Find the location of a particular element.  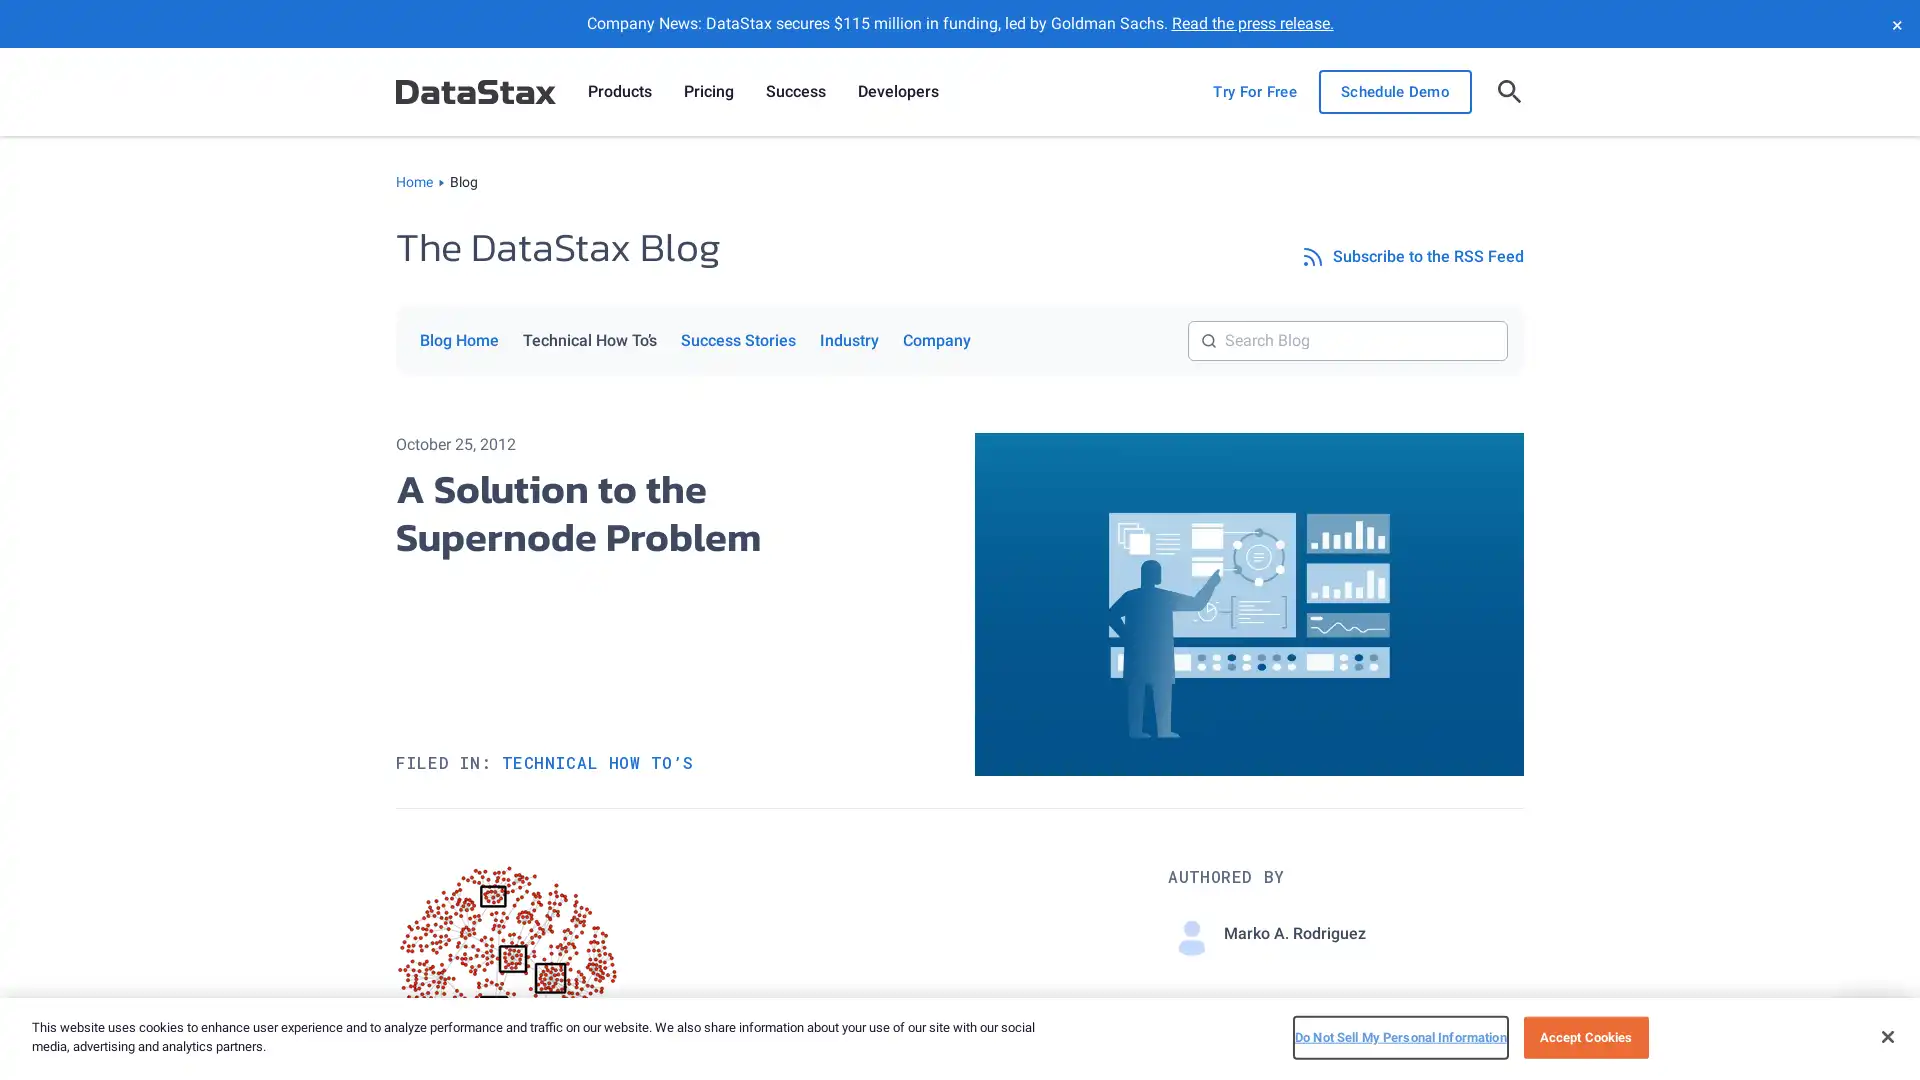

Open Intercom Messenger is located at coordinates (1869, 1029).